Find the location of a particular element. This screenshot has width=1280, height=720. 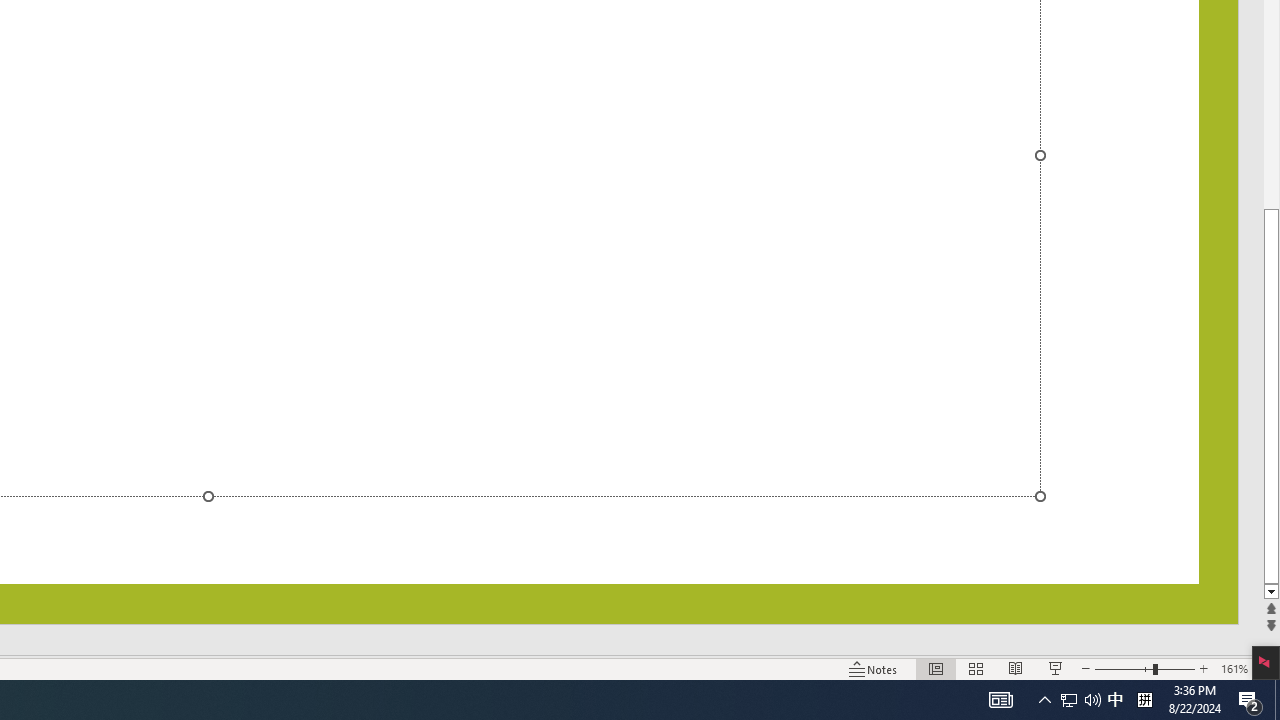

'Reading View' is located at coordinates (1015, 669).